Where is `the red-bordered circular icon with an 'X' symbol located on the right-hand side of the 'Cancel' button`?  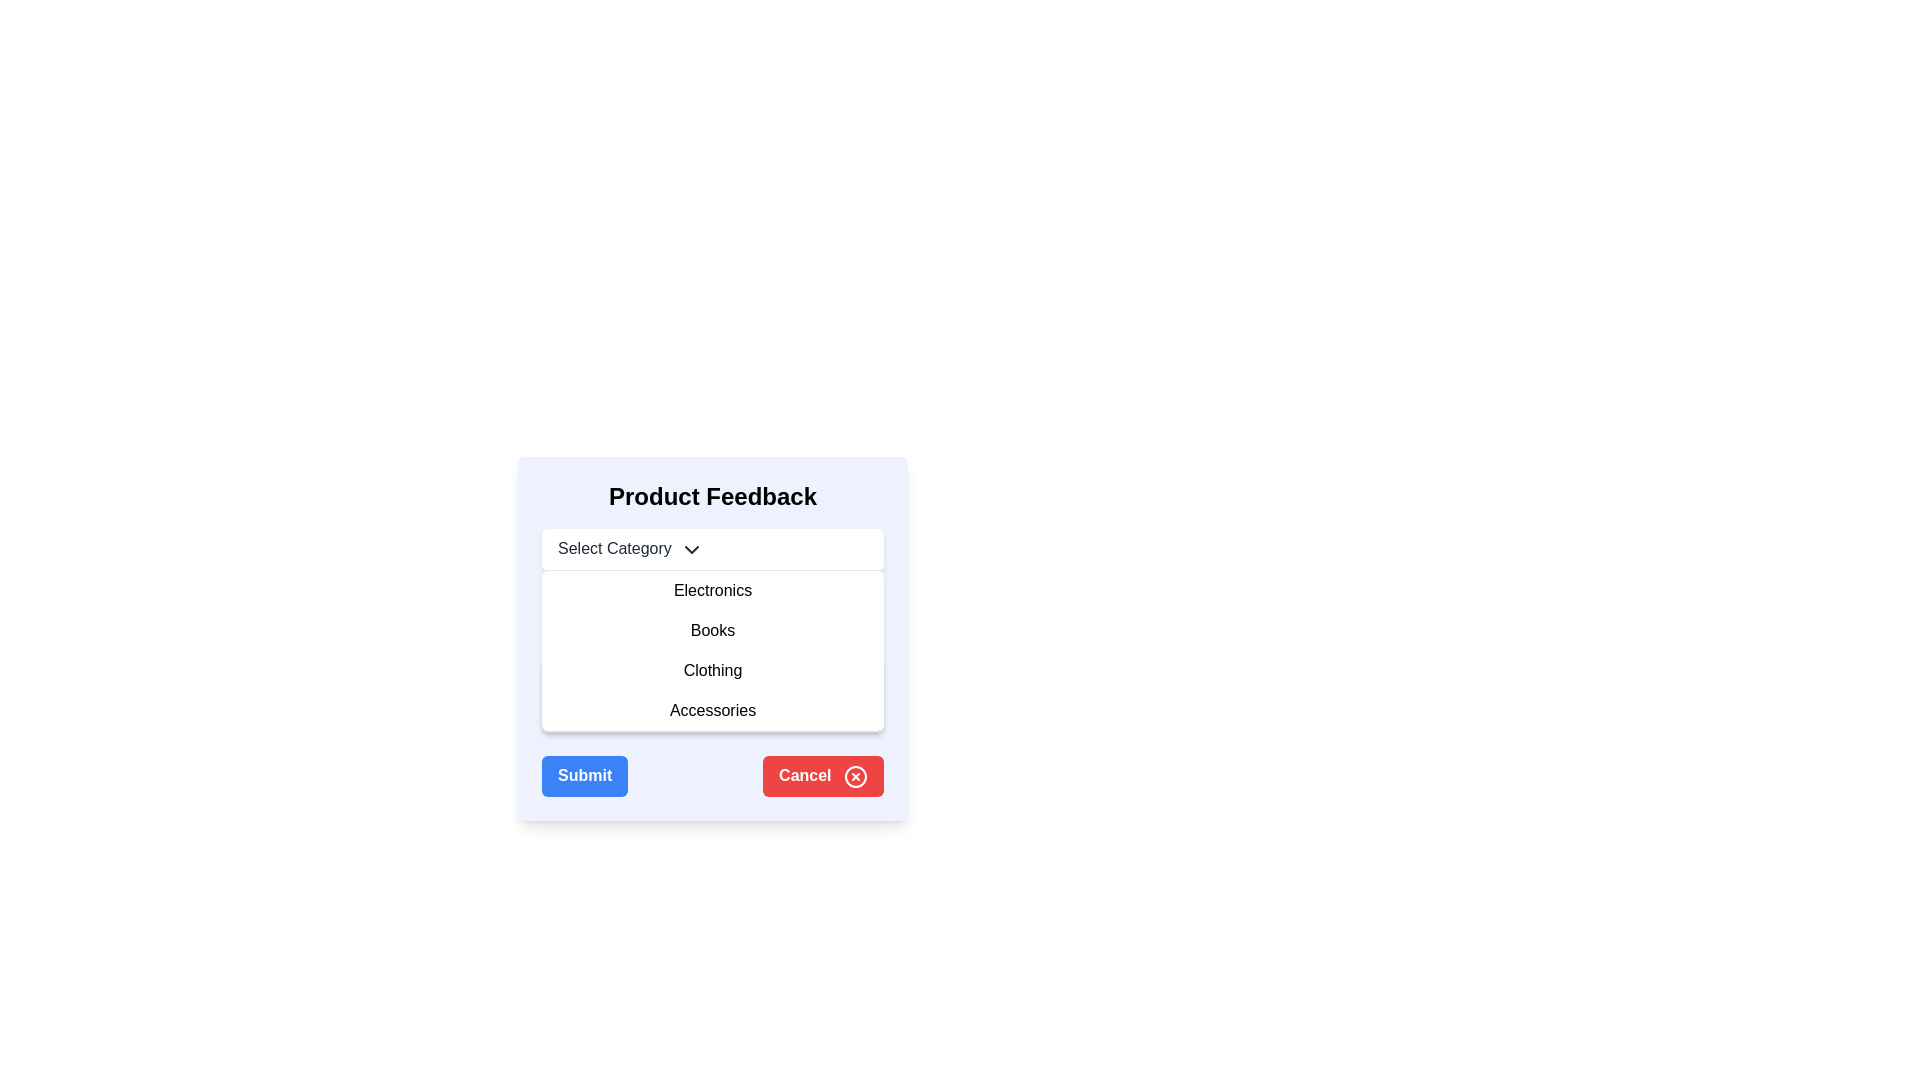
the red-bordered circular icon with an 'X' symbol located on the right-hand side of the 'Cancel' button is located at coordinates (855, 774).